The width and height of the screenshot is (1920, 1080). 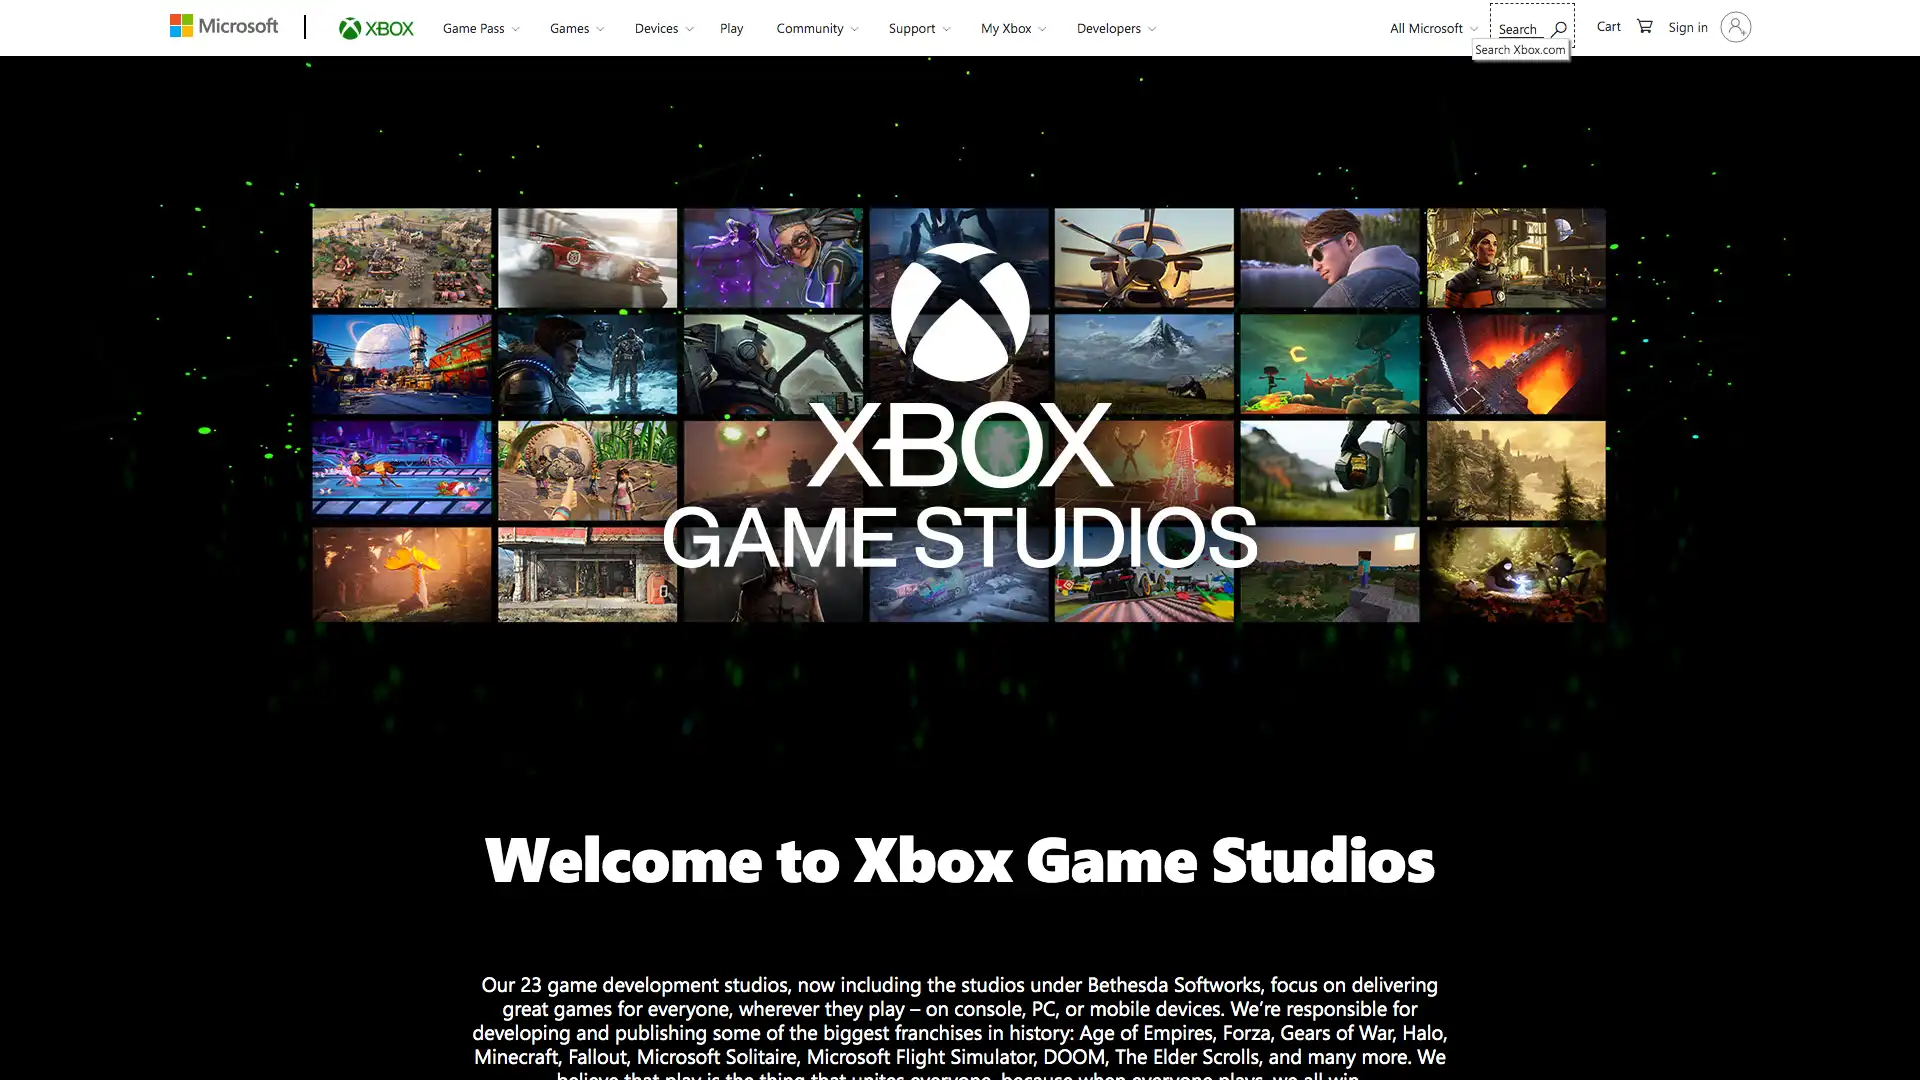 I want to click on Games, so click(x=575, y=27).